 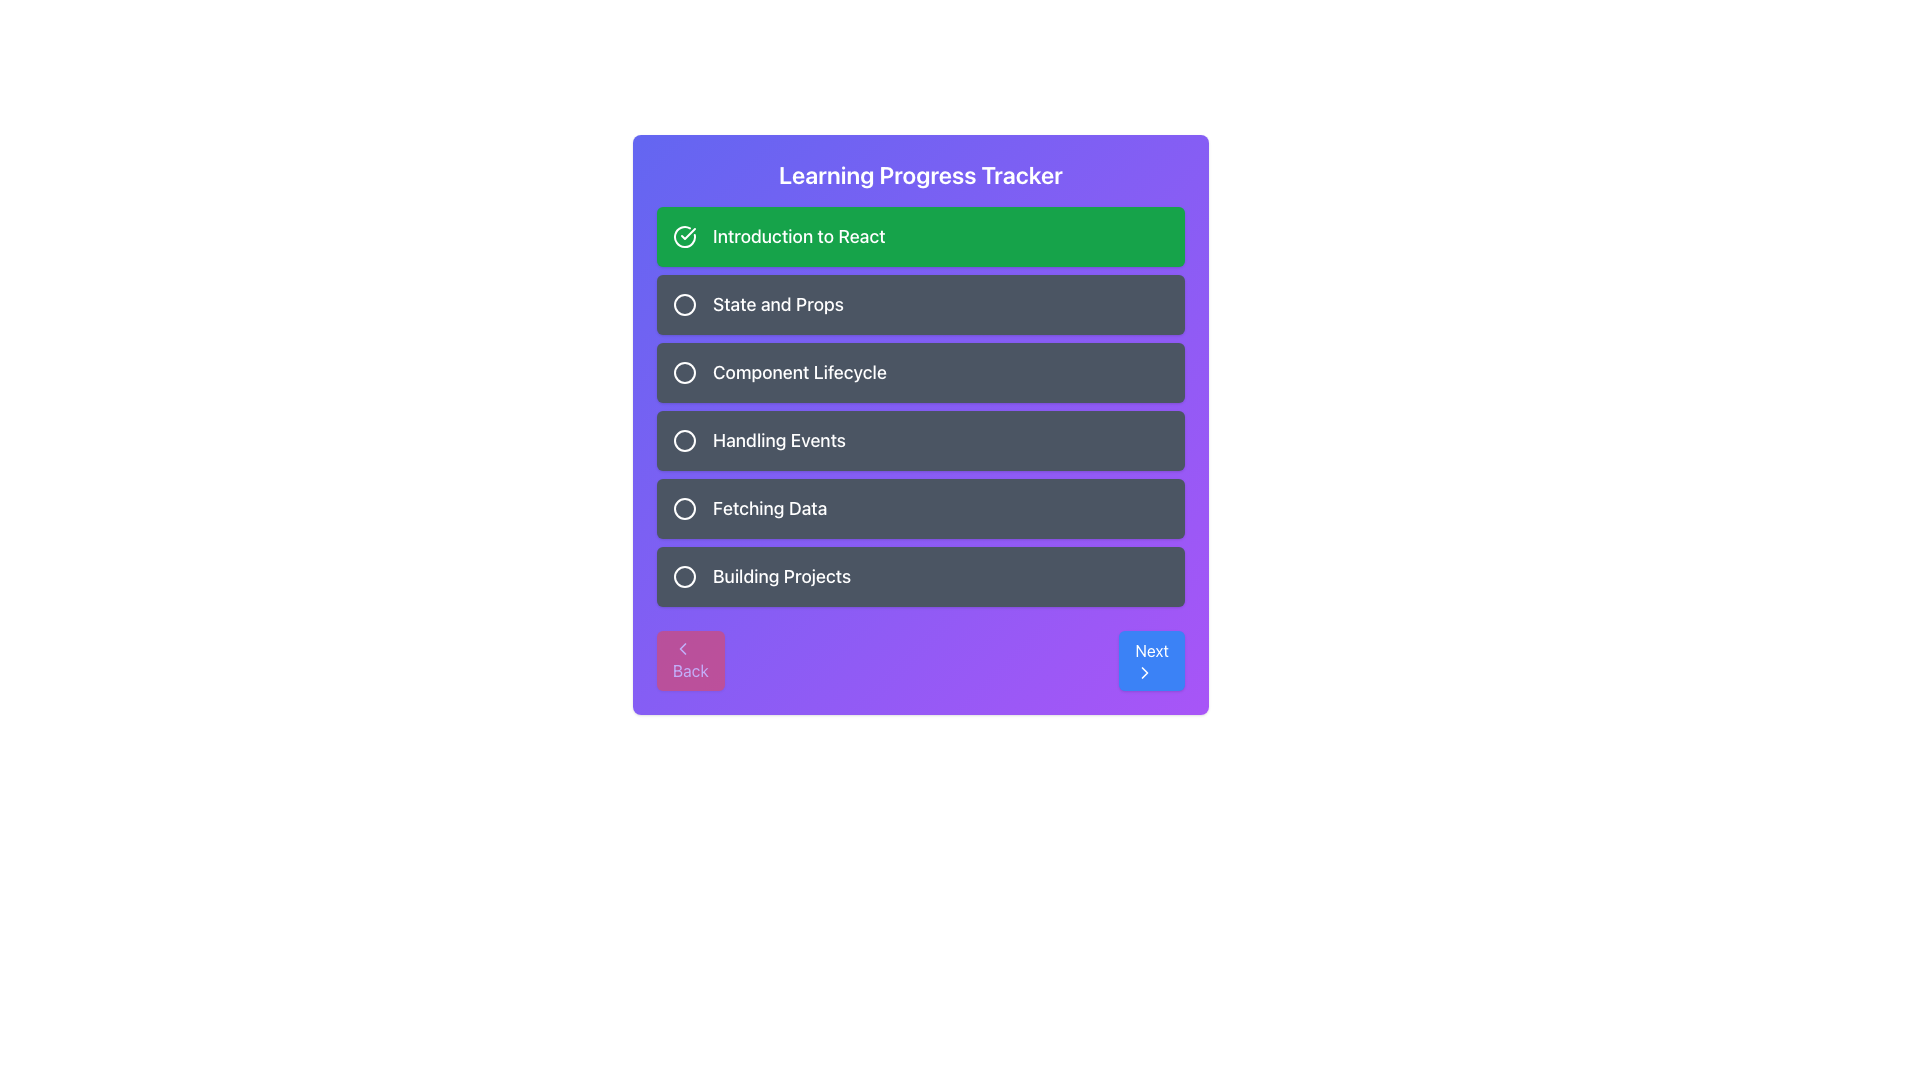 What do you see at coordinates (920, 373) in the screenshot?
I see `the third selectable card in the learning progress tracker` at bounding box center [920, 373].